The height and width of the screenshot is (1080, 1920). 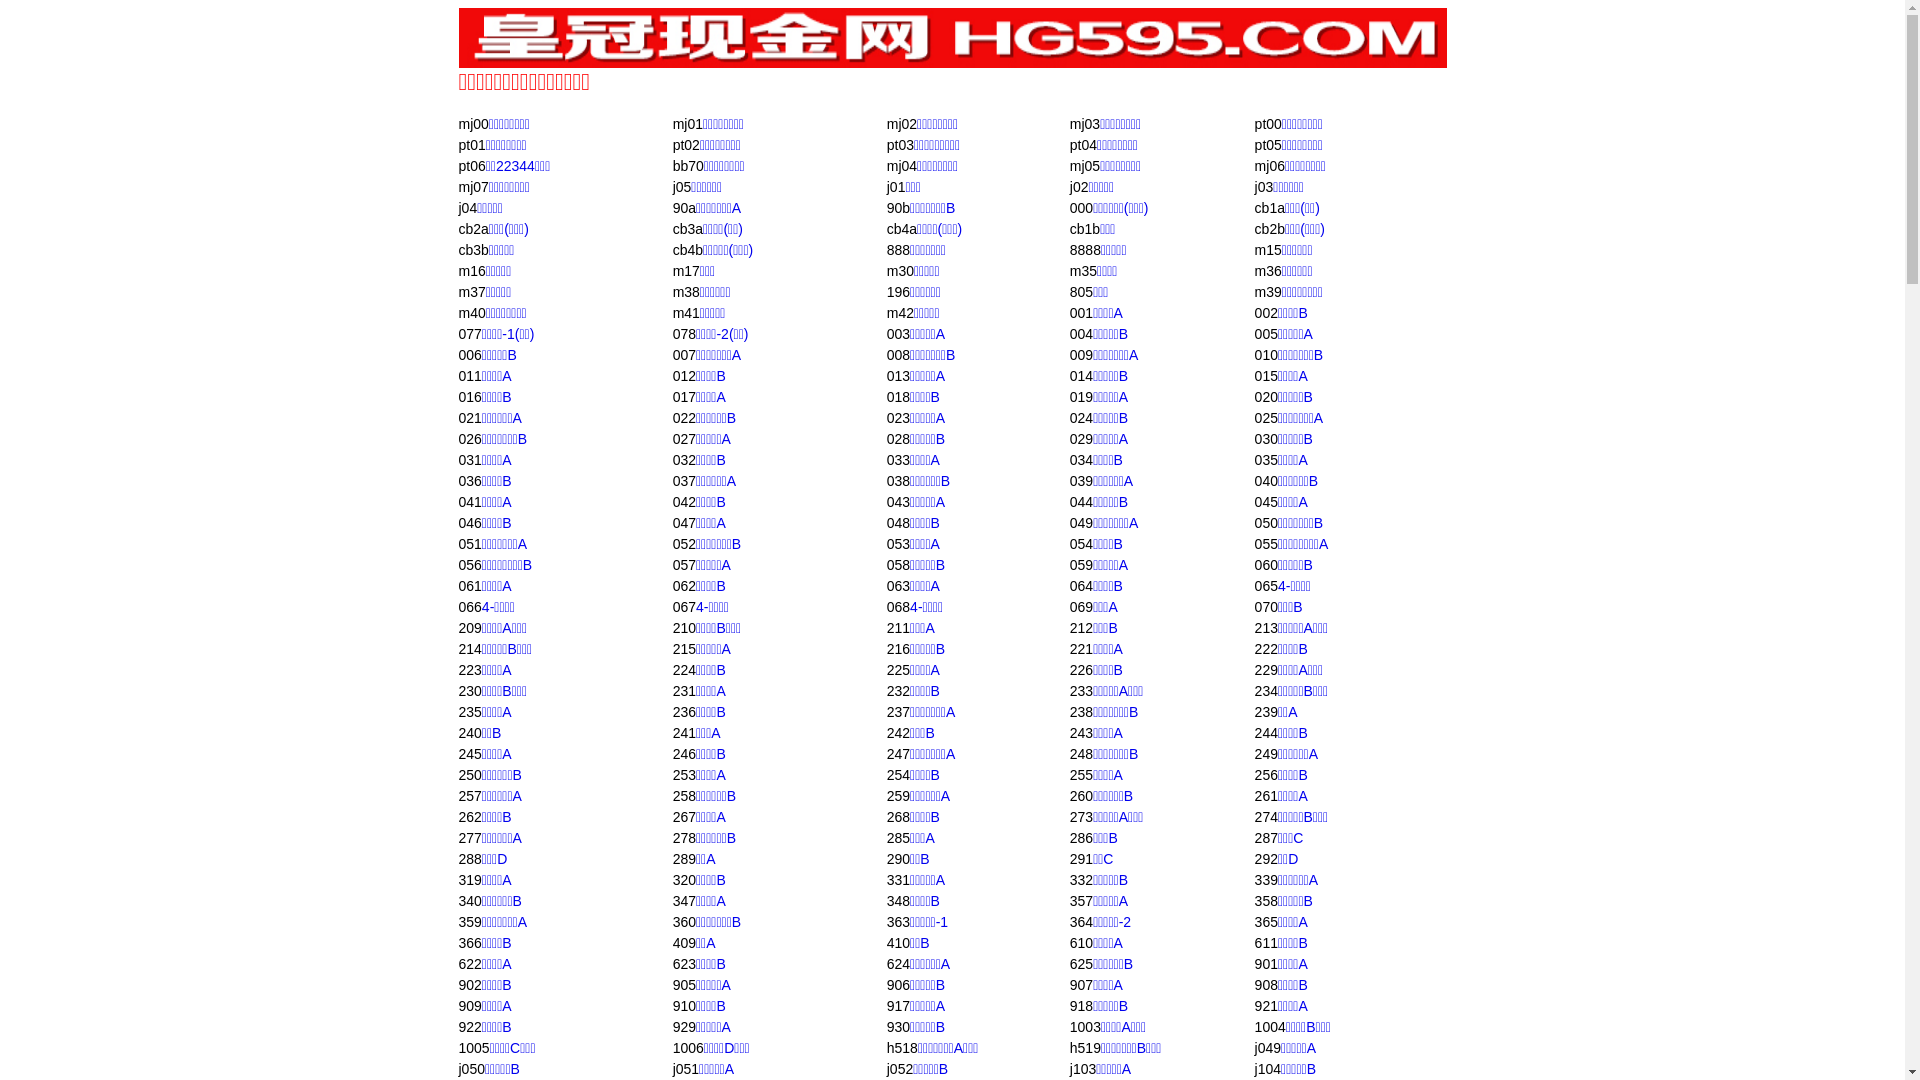 What do you see at coordinates (684, 794) in the screenshot?
I see `'258'` at bounding box center [684, 794].